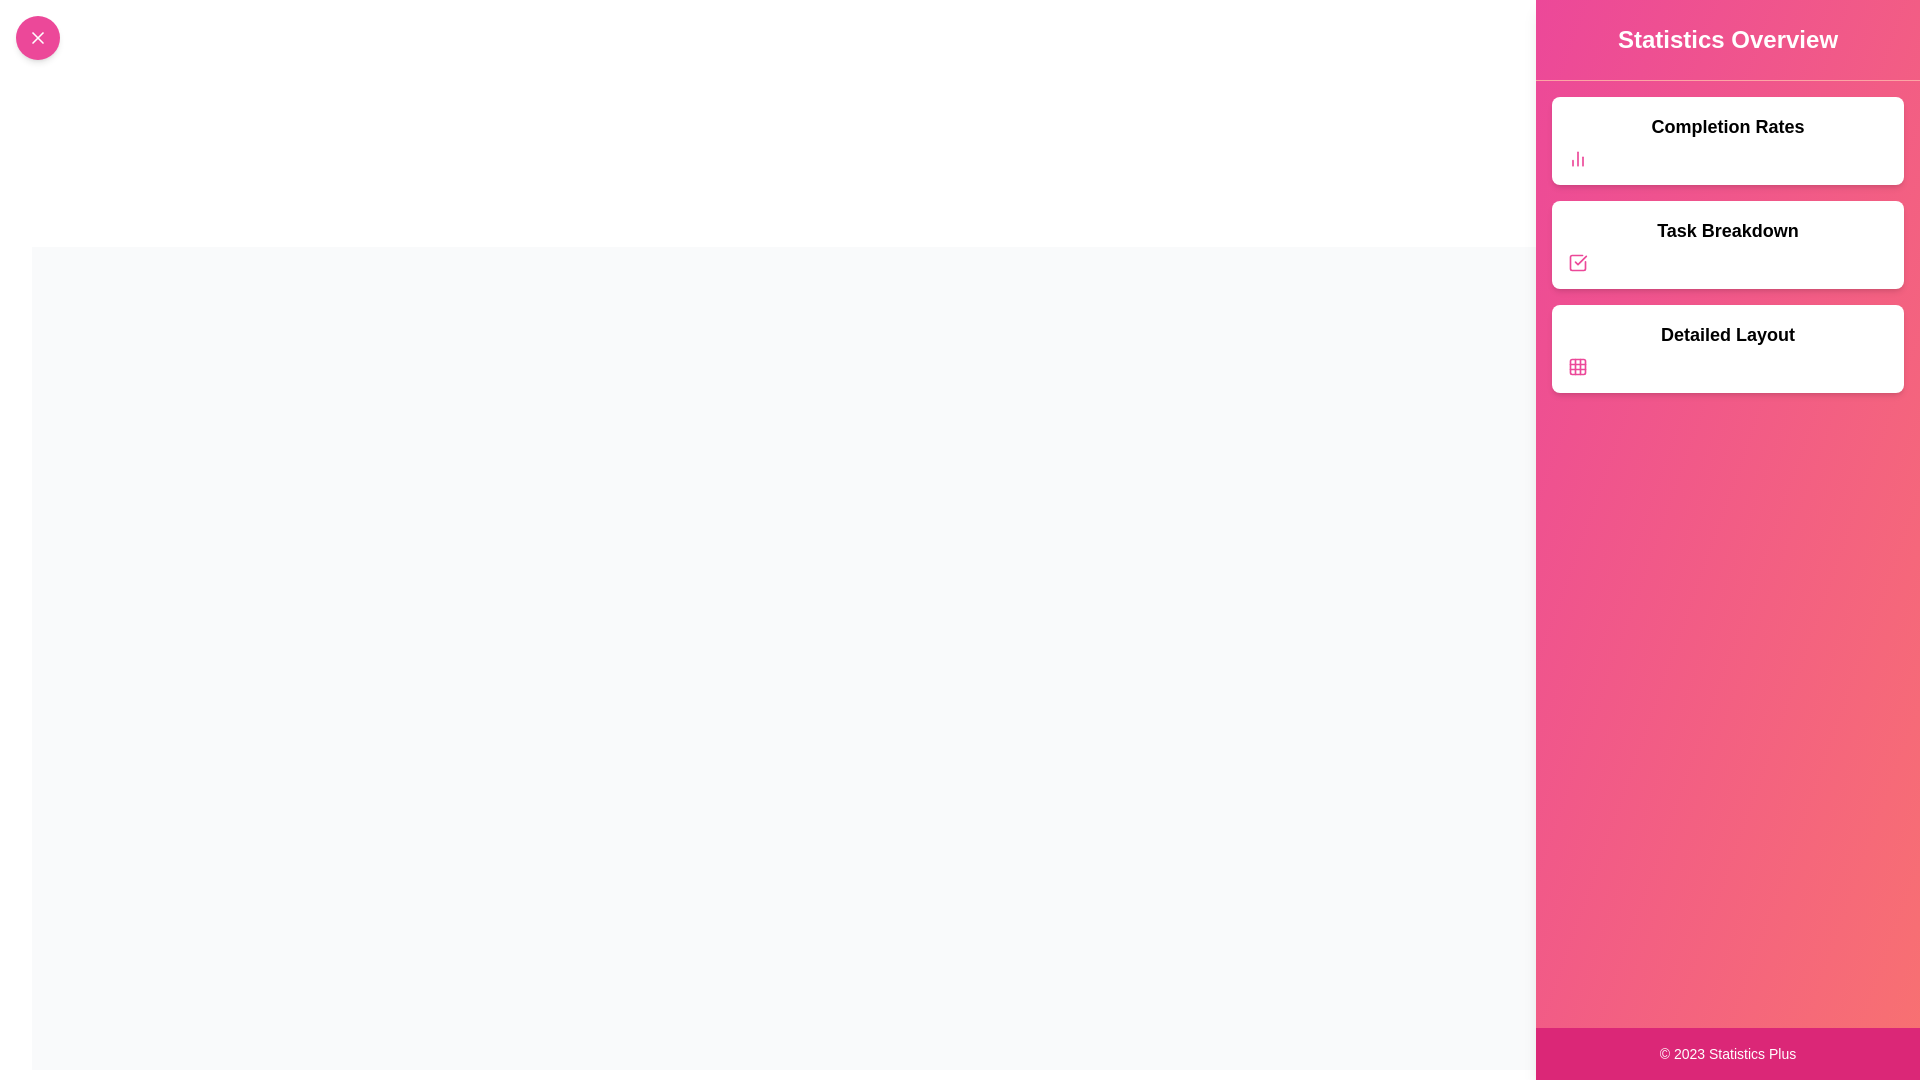 Image resolution: width=1920 pixels, height=1080 pixels. Describe the element at coordinates (1727, 140) in the screenshot. I see `the 'Completion Rates' section to interact with it` at that location.